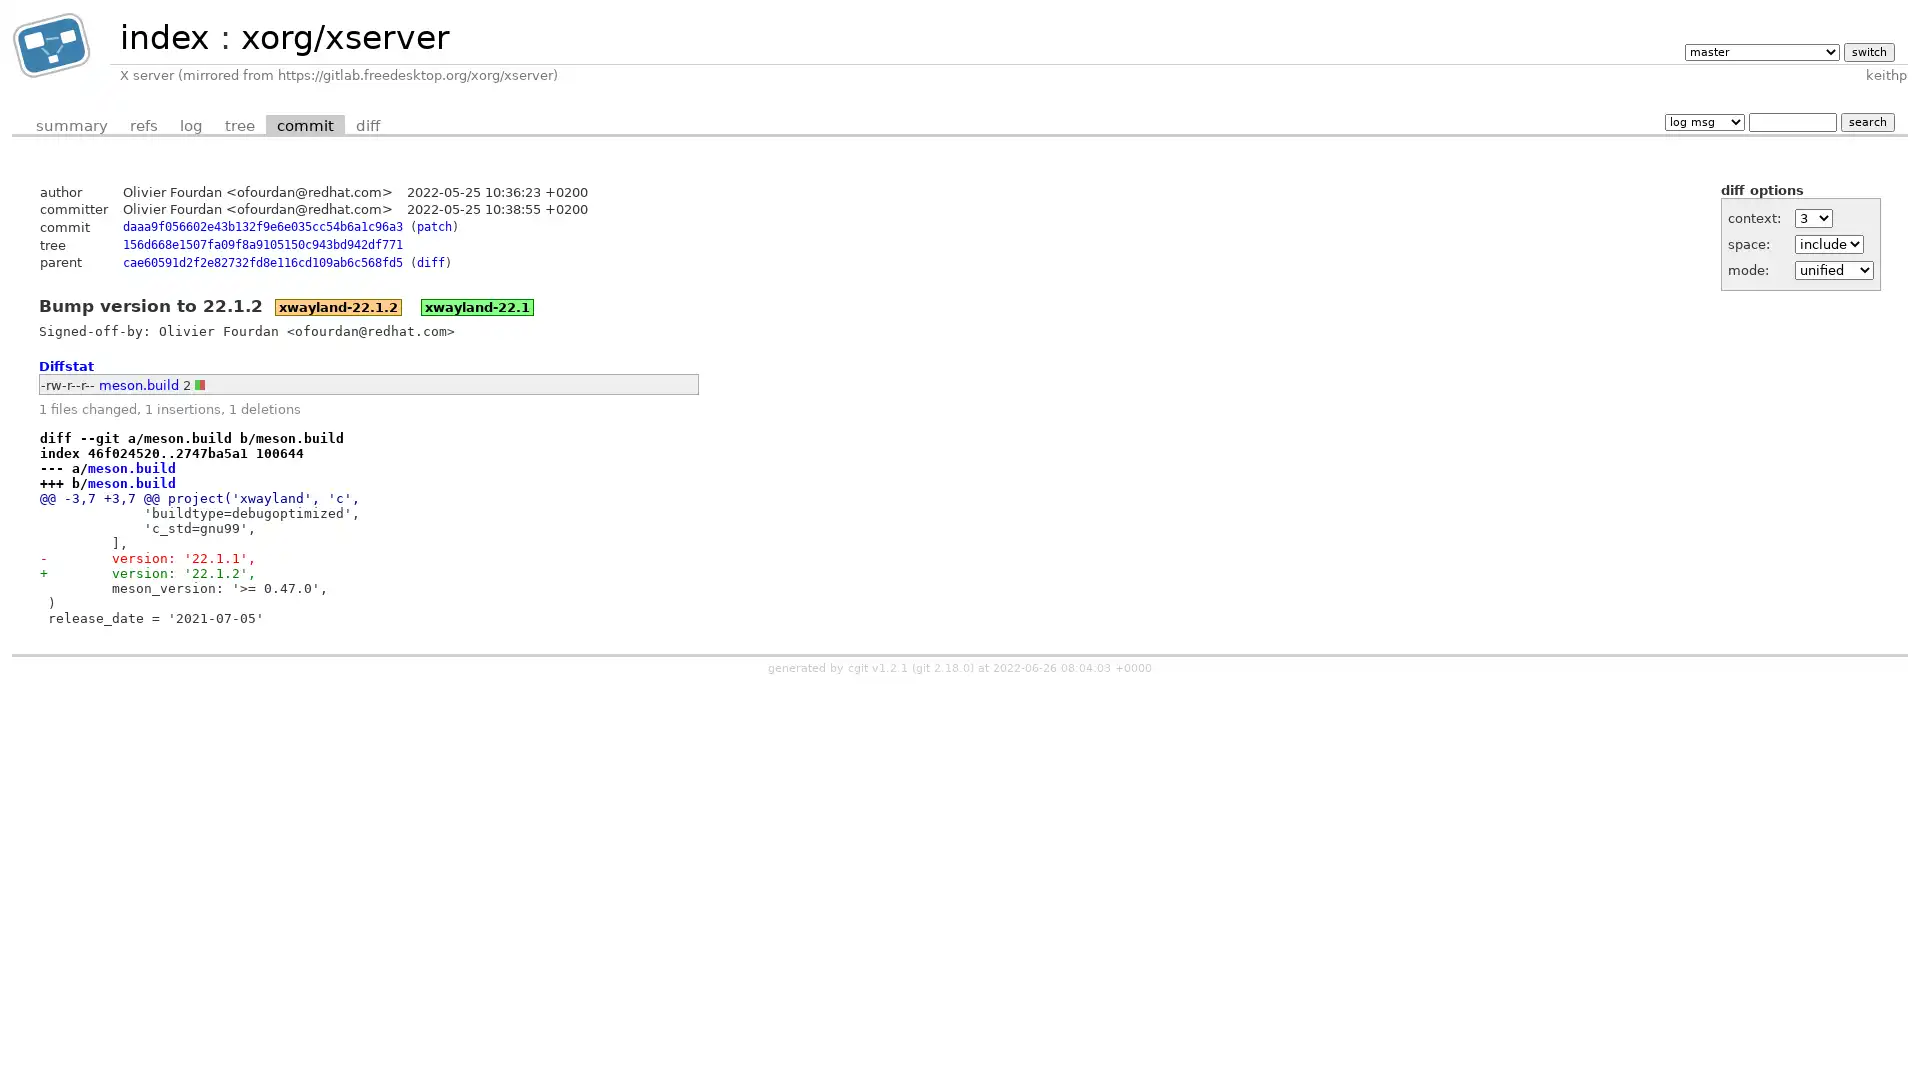 The height and width of the screenshot is (1080, 1920). Describe the element at coordinates (1867, 50) in the screenshot. I see `switch` at that location.